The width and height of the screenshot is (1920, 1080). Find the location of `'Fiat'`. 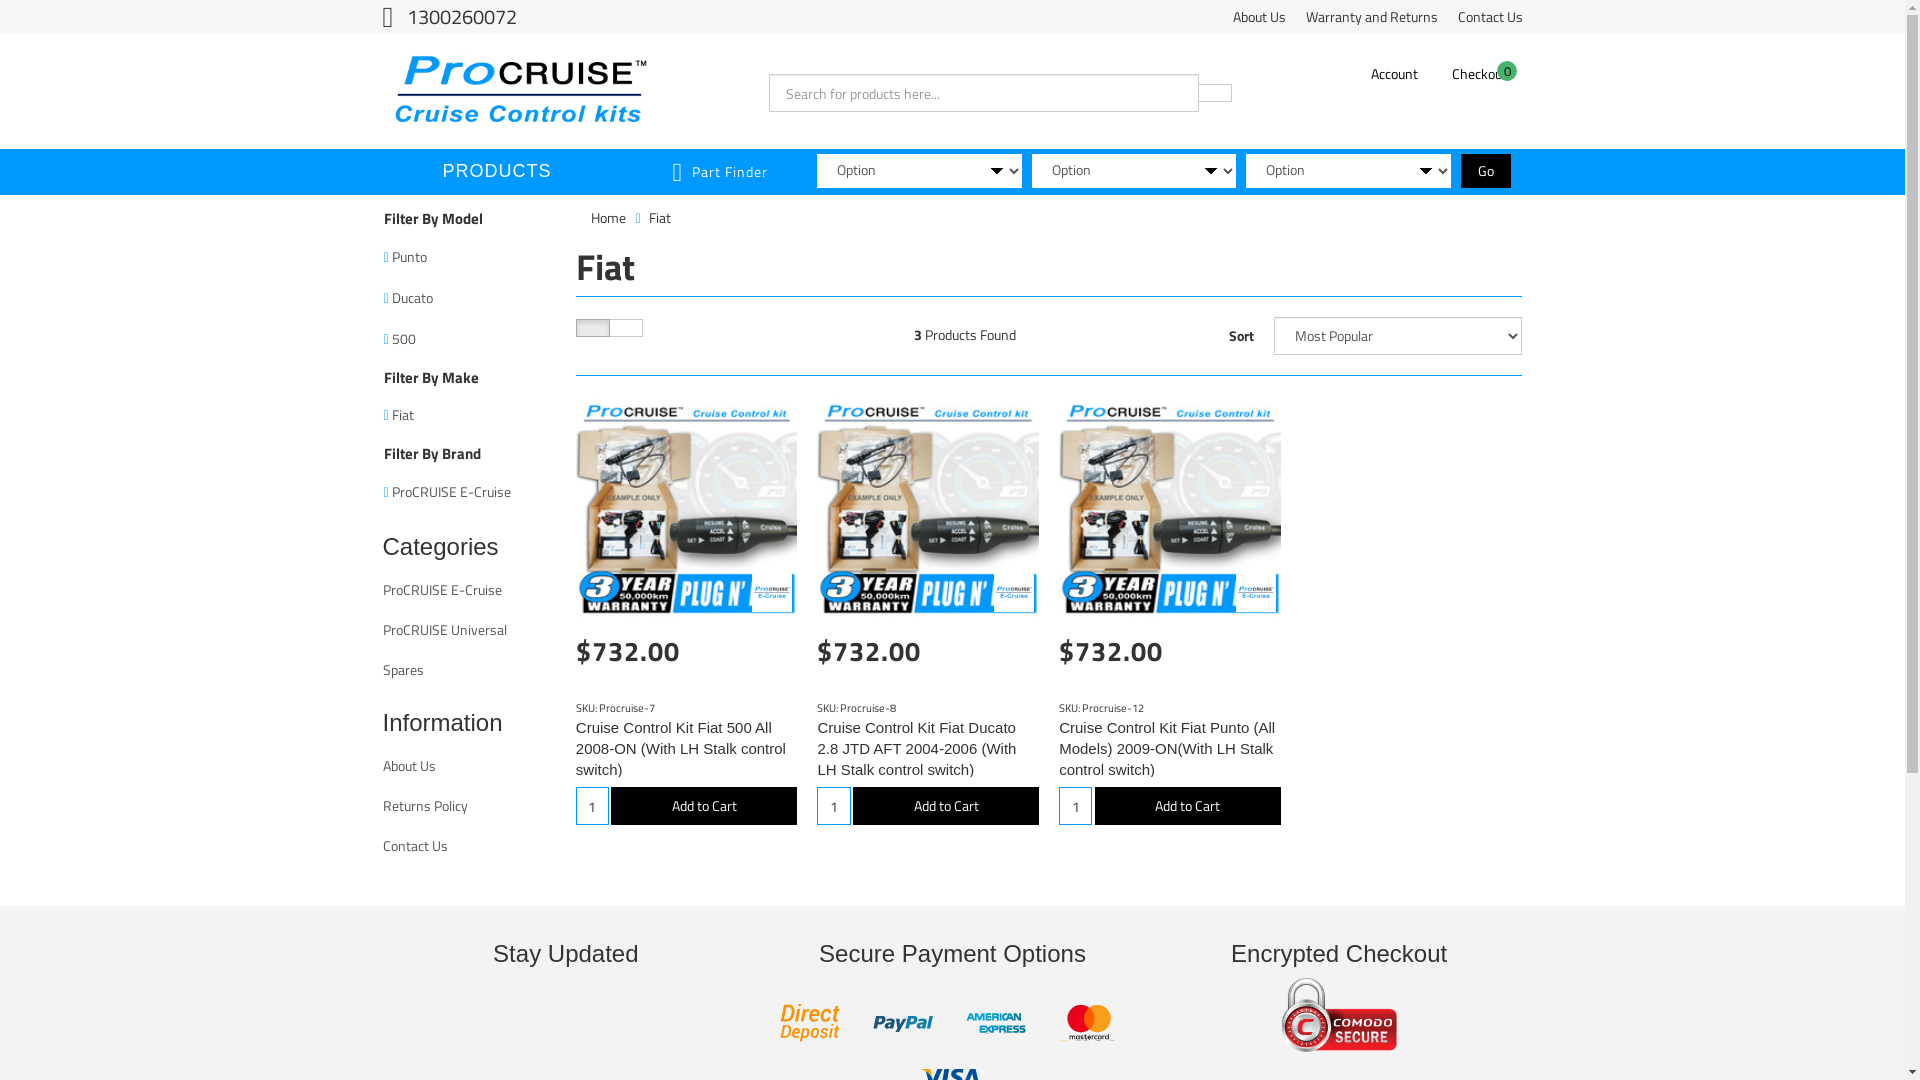

'Fiat' is located at coordinates (384, 414).